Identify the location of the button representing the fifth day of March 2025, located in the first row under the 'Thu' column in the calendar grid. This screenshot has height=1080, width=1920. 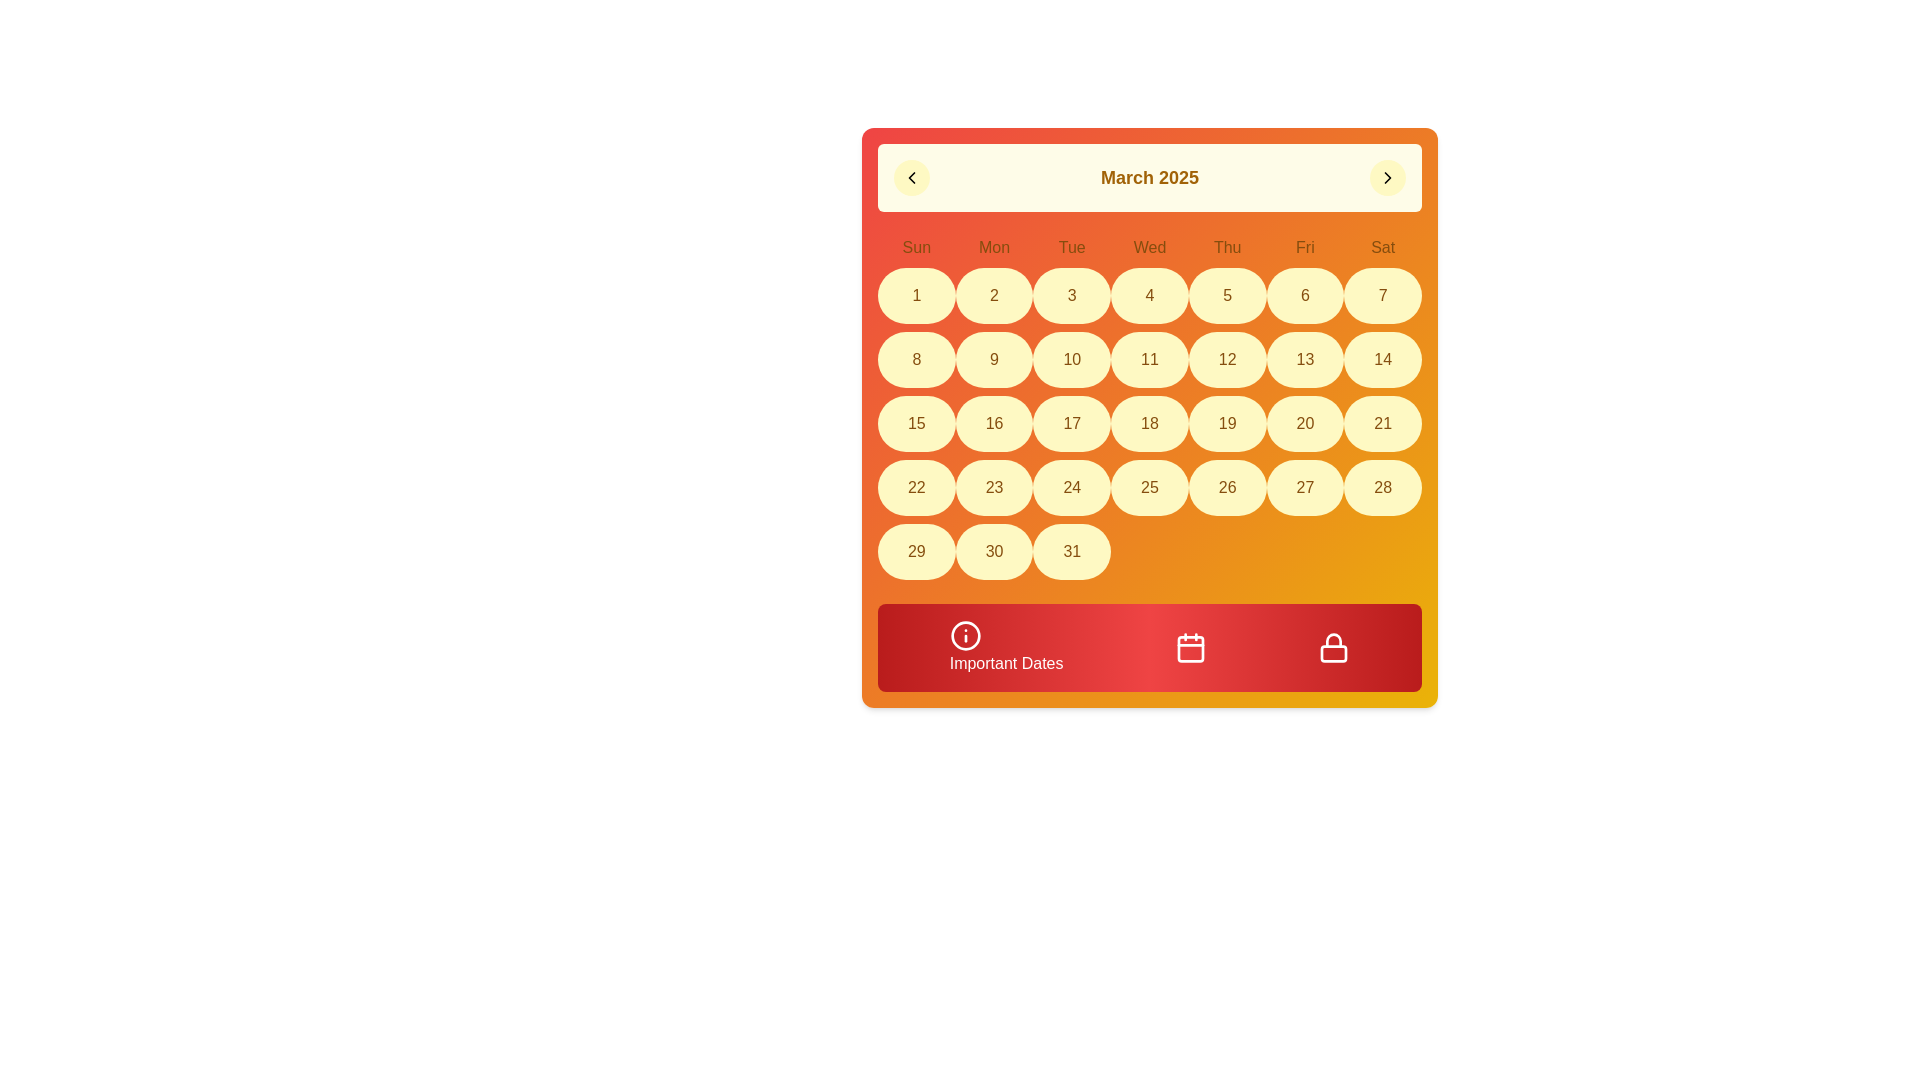
(1226, 296).